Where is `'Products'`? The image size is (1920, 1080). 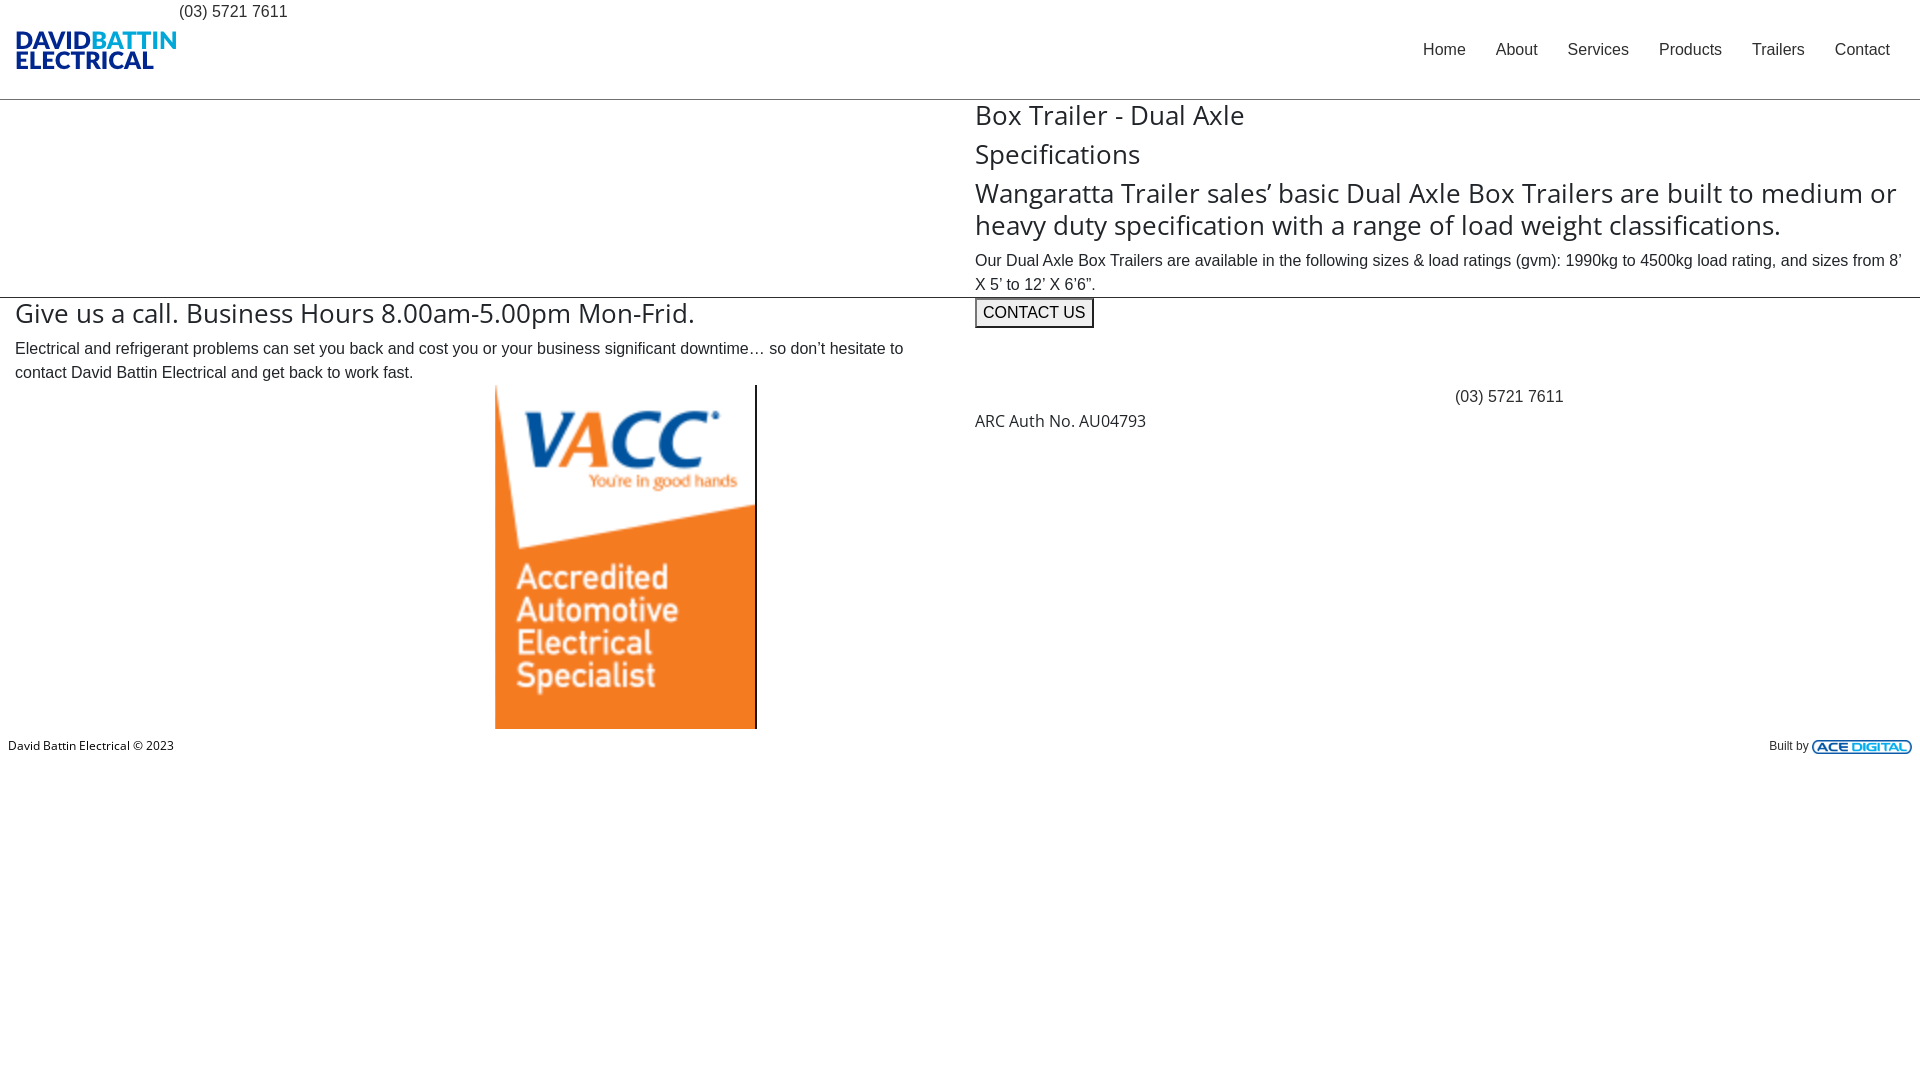
'Products' is located at coordinates (1643, 49).